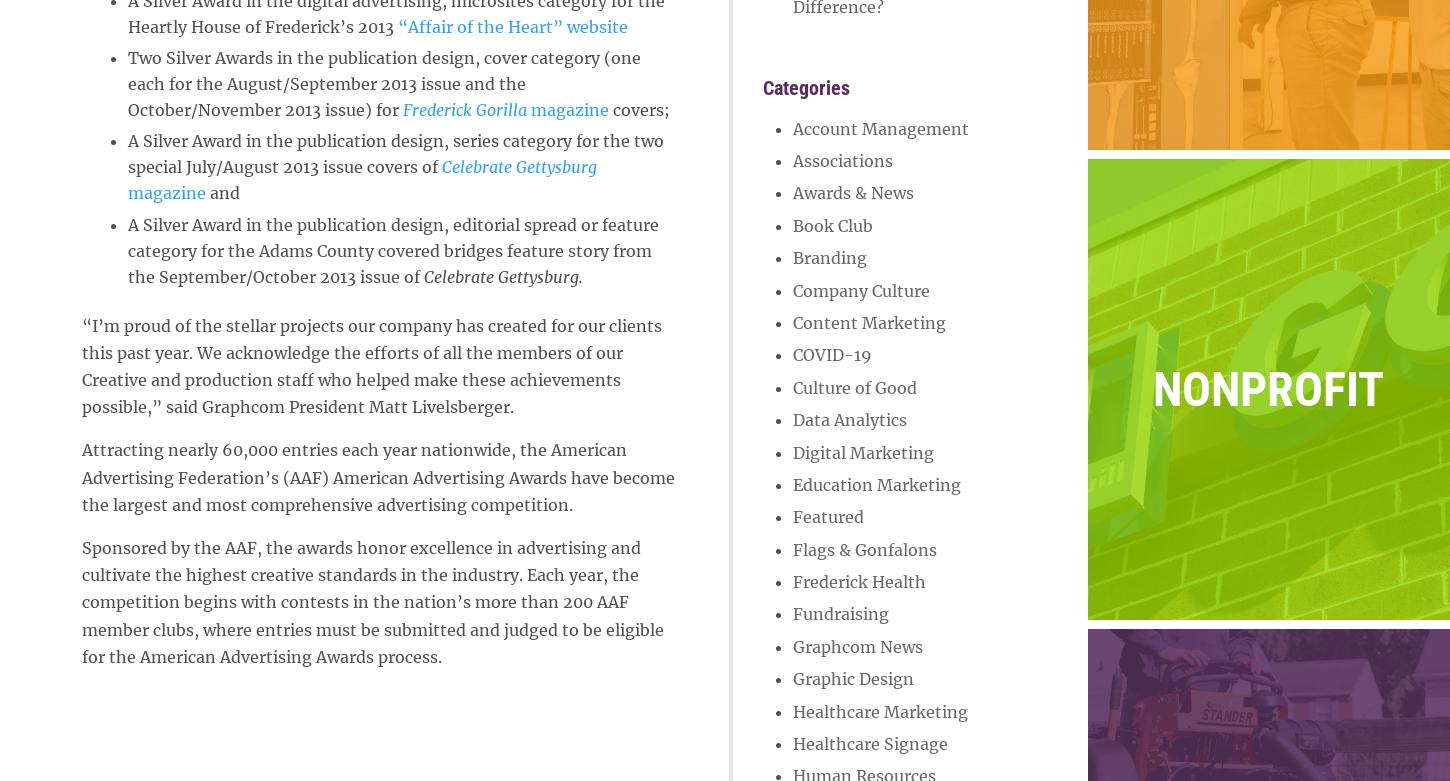 This screenshot has height=781, width=1450. What do you see at coordinates (832, 224) in the screenshot?
I see `'Book Club'` at bounding box center [832, 224].